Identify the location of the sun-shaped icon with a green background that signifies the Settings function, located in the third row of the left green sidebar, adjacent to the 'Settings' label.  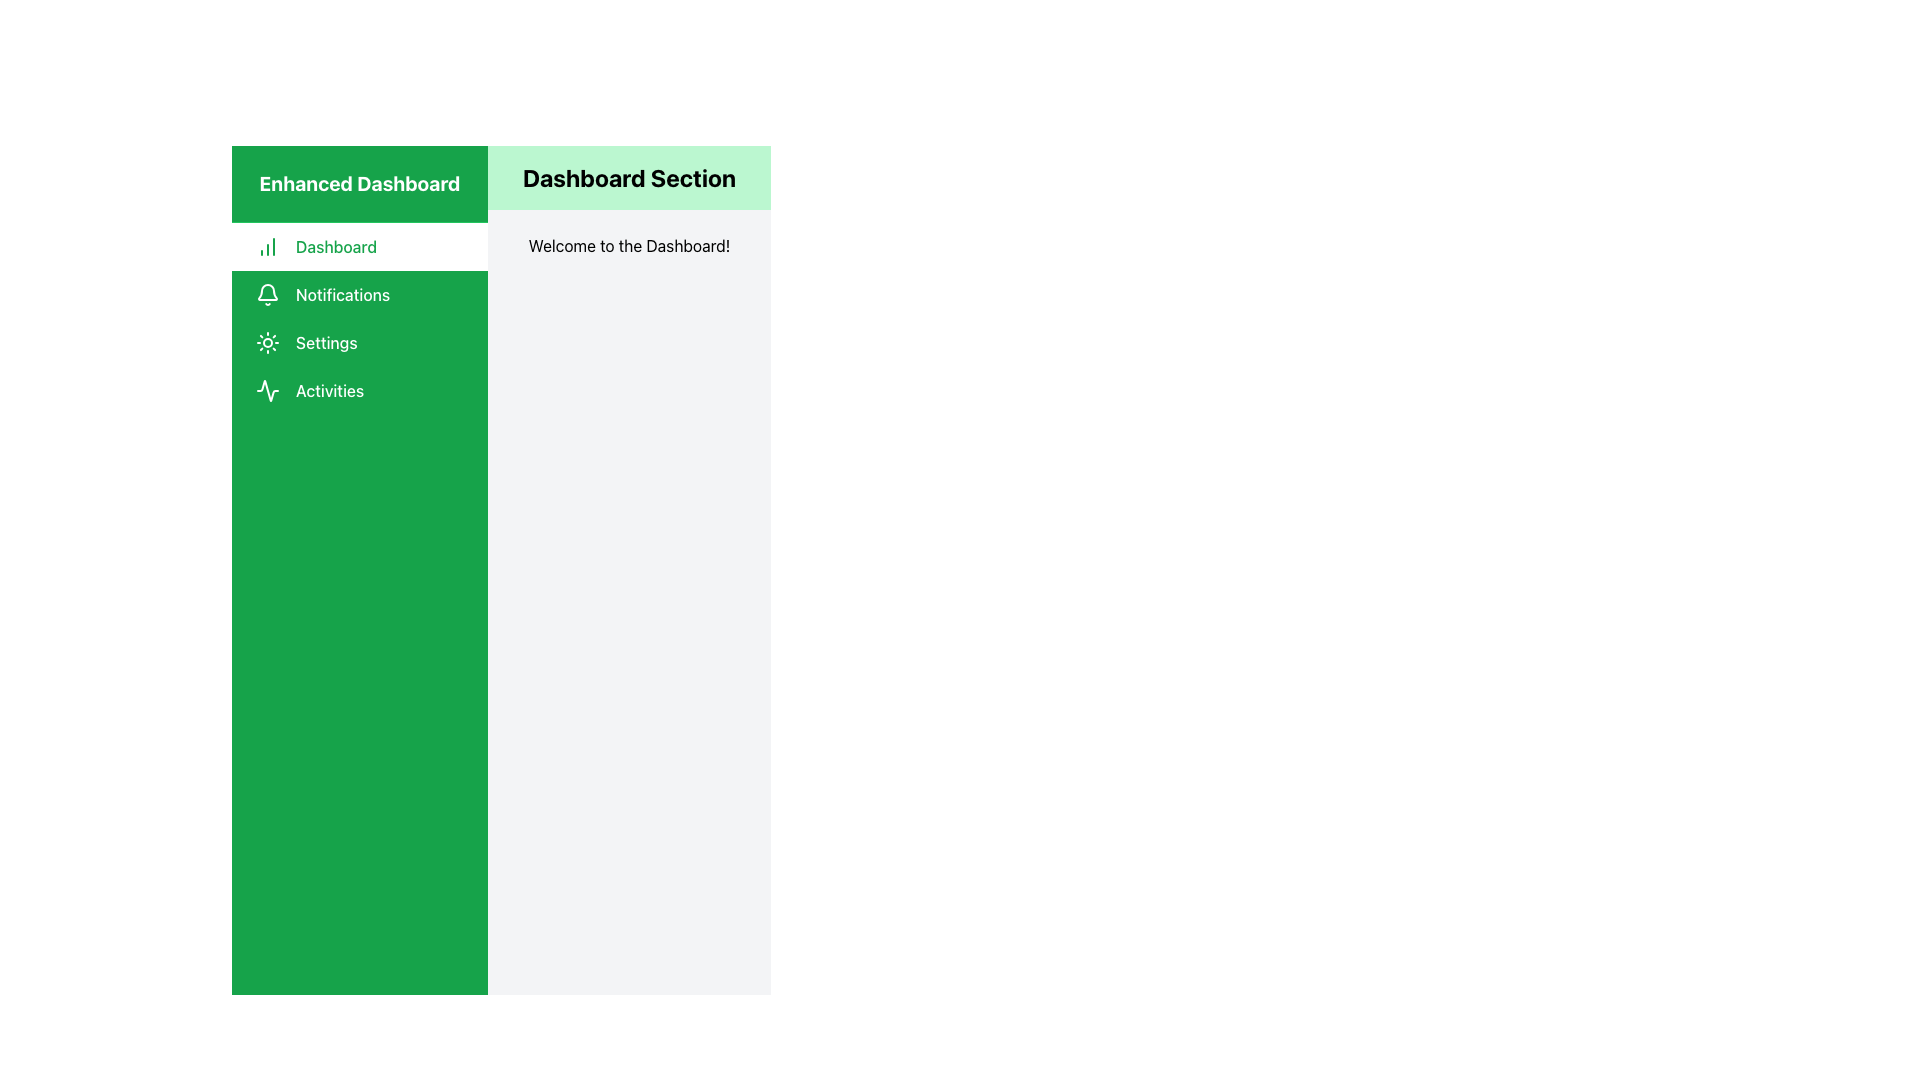
(267, 342).